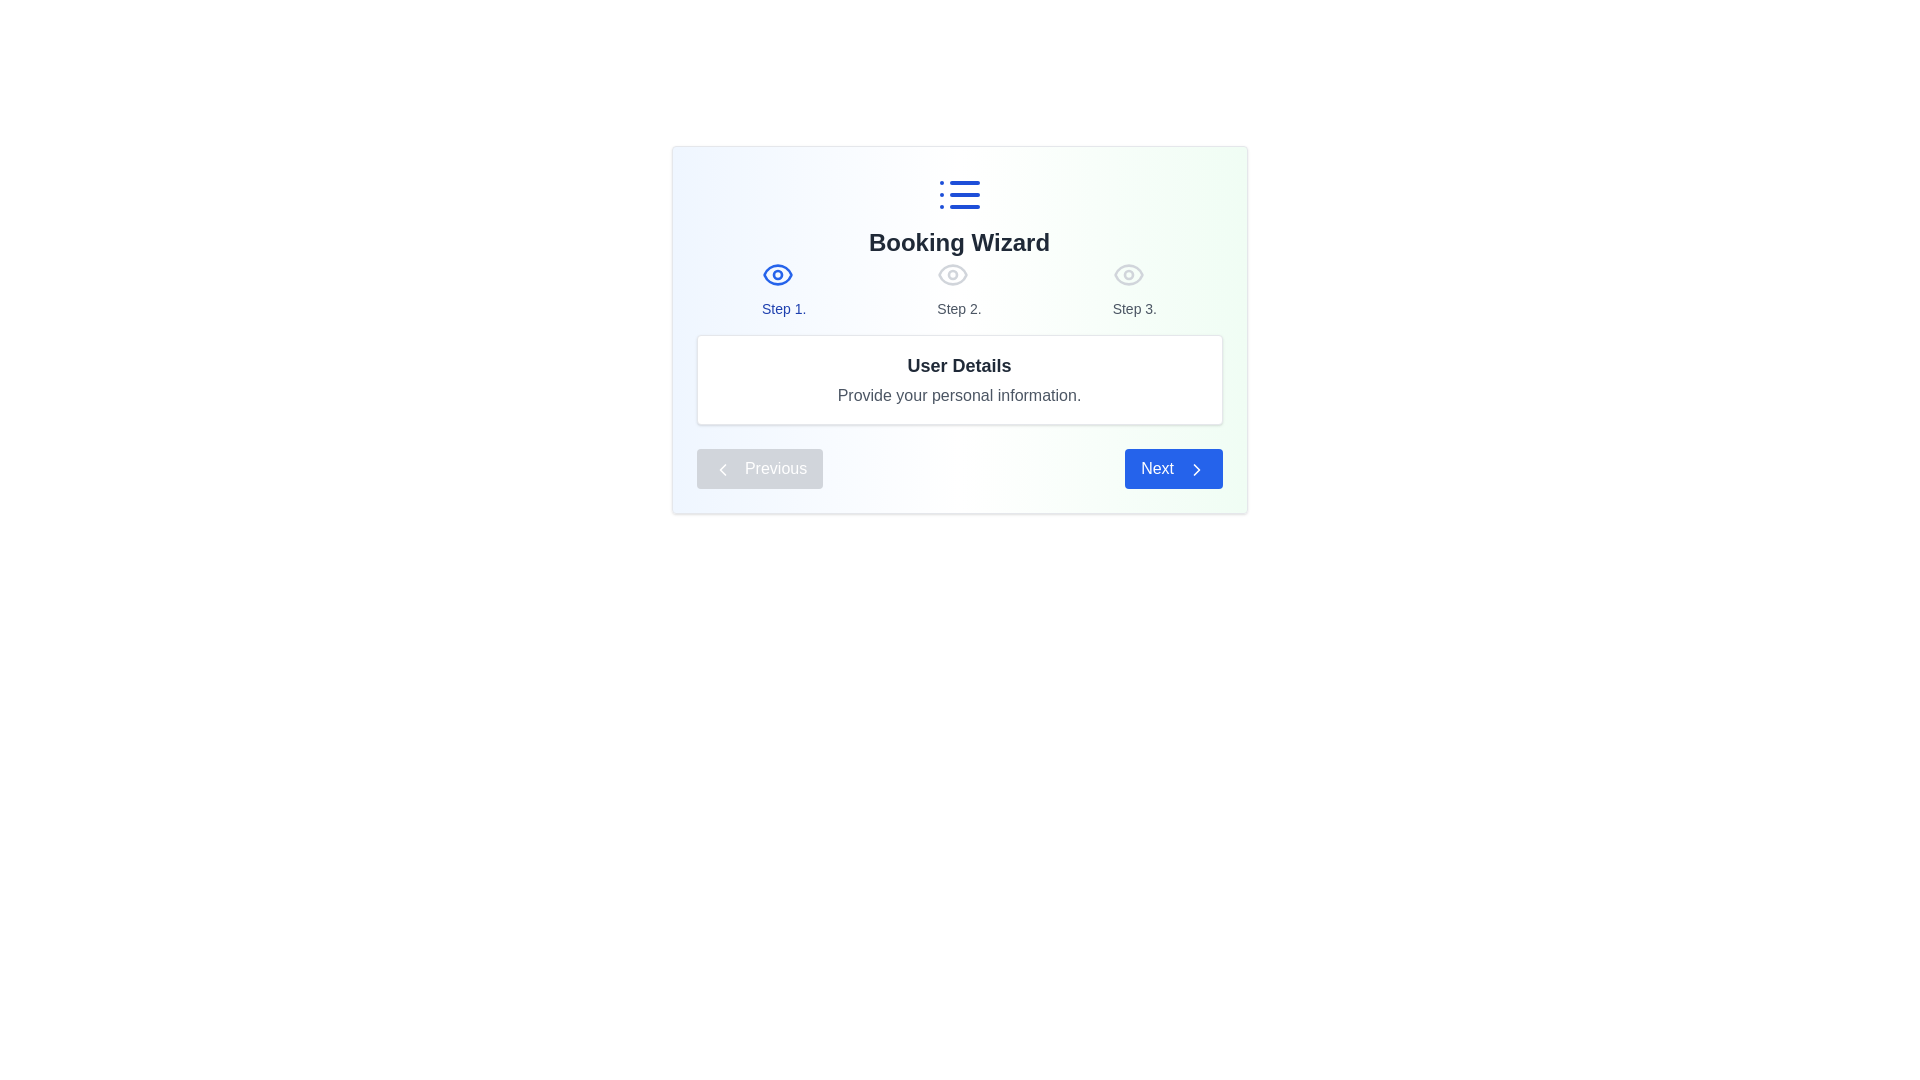 This screenshot has height=1080, width=1920. I want to click on the right-pointing chevron arrow icon located at the rightmost end of the 'Next' button, so click(1196, 469).